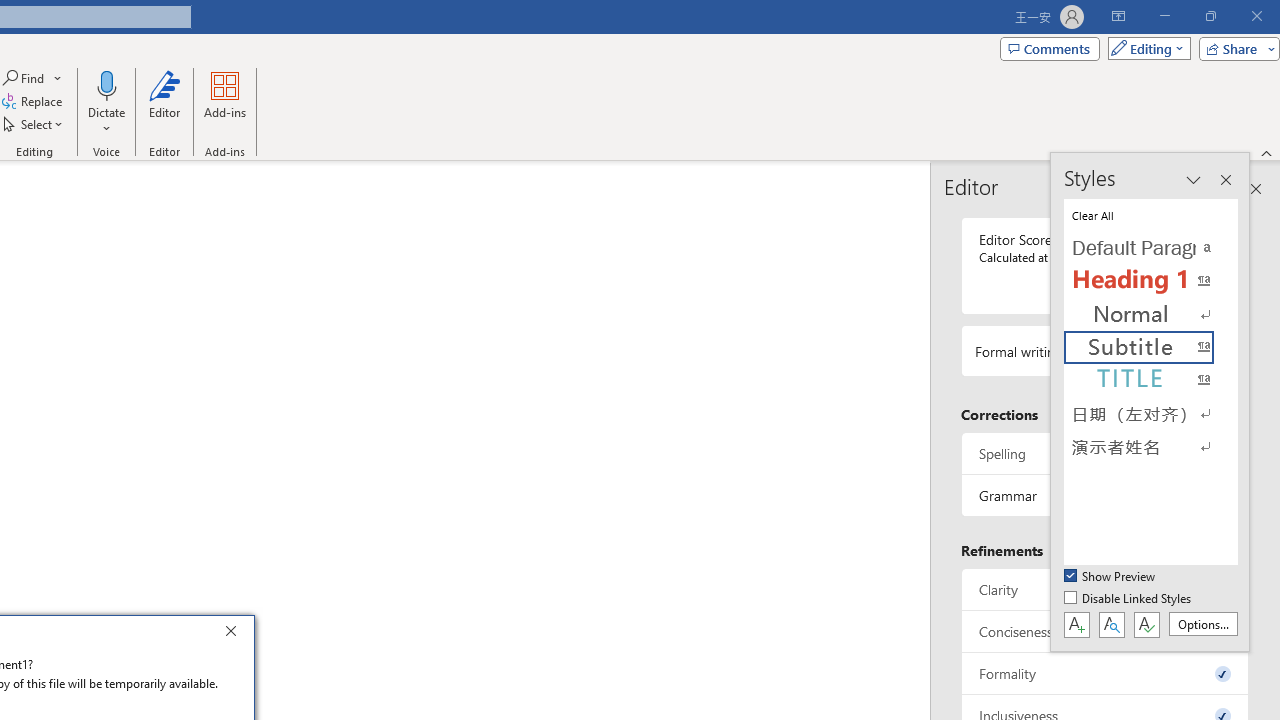 Image resolution: width=1280 pixels, height=720 pixels. What do you see at coordinates (1150, 314) in the screenshot?
I see `'Normal'` at bounding box center [1150, 314].